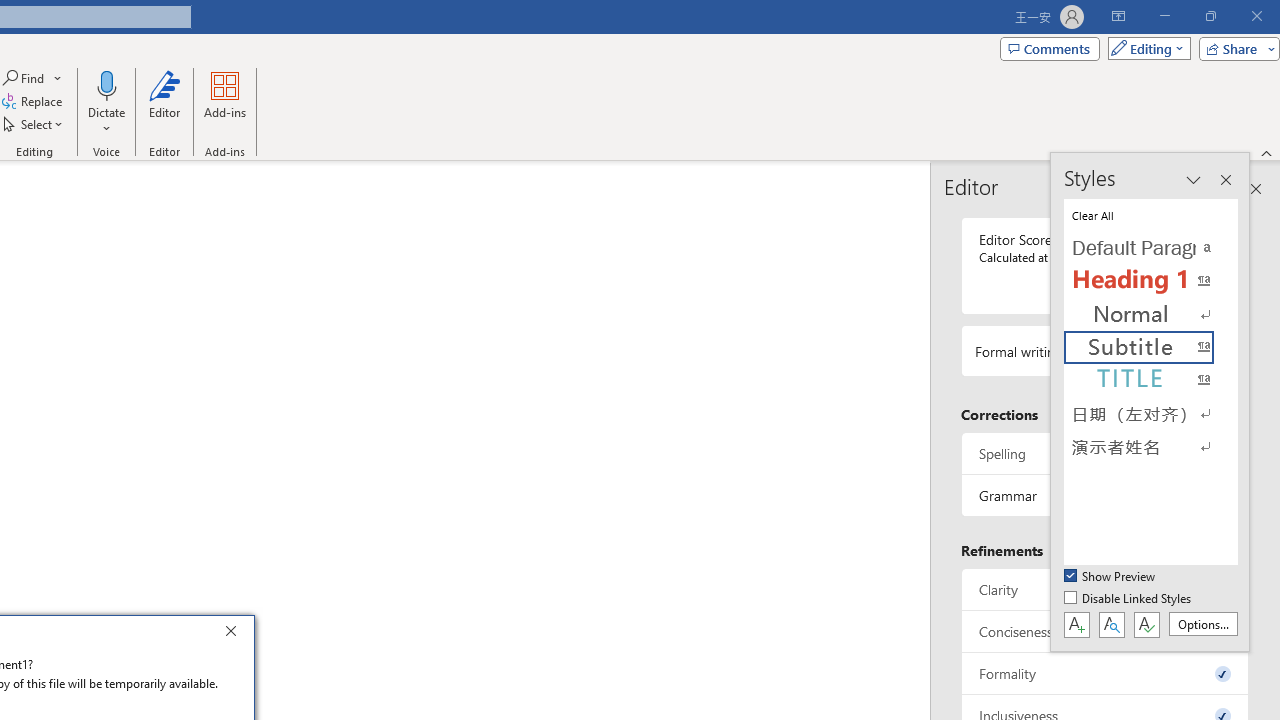 Image resolution: width=1280 pixels, height=720 pixels. What do you see at coordinates (1150, 314) in the screenshot?
I see `'Normal'` at bounding box center [1150, 314].